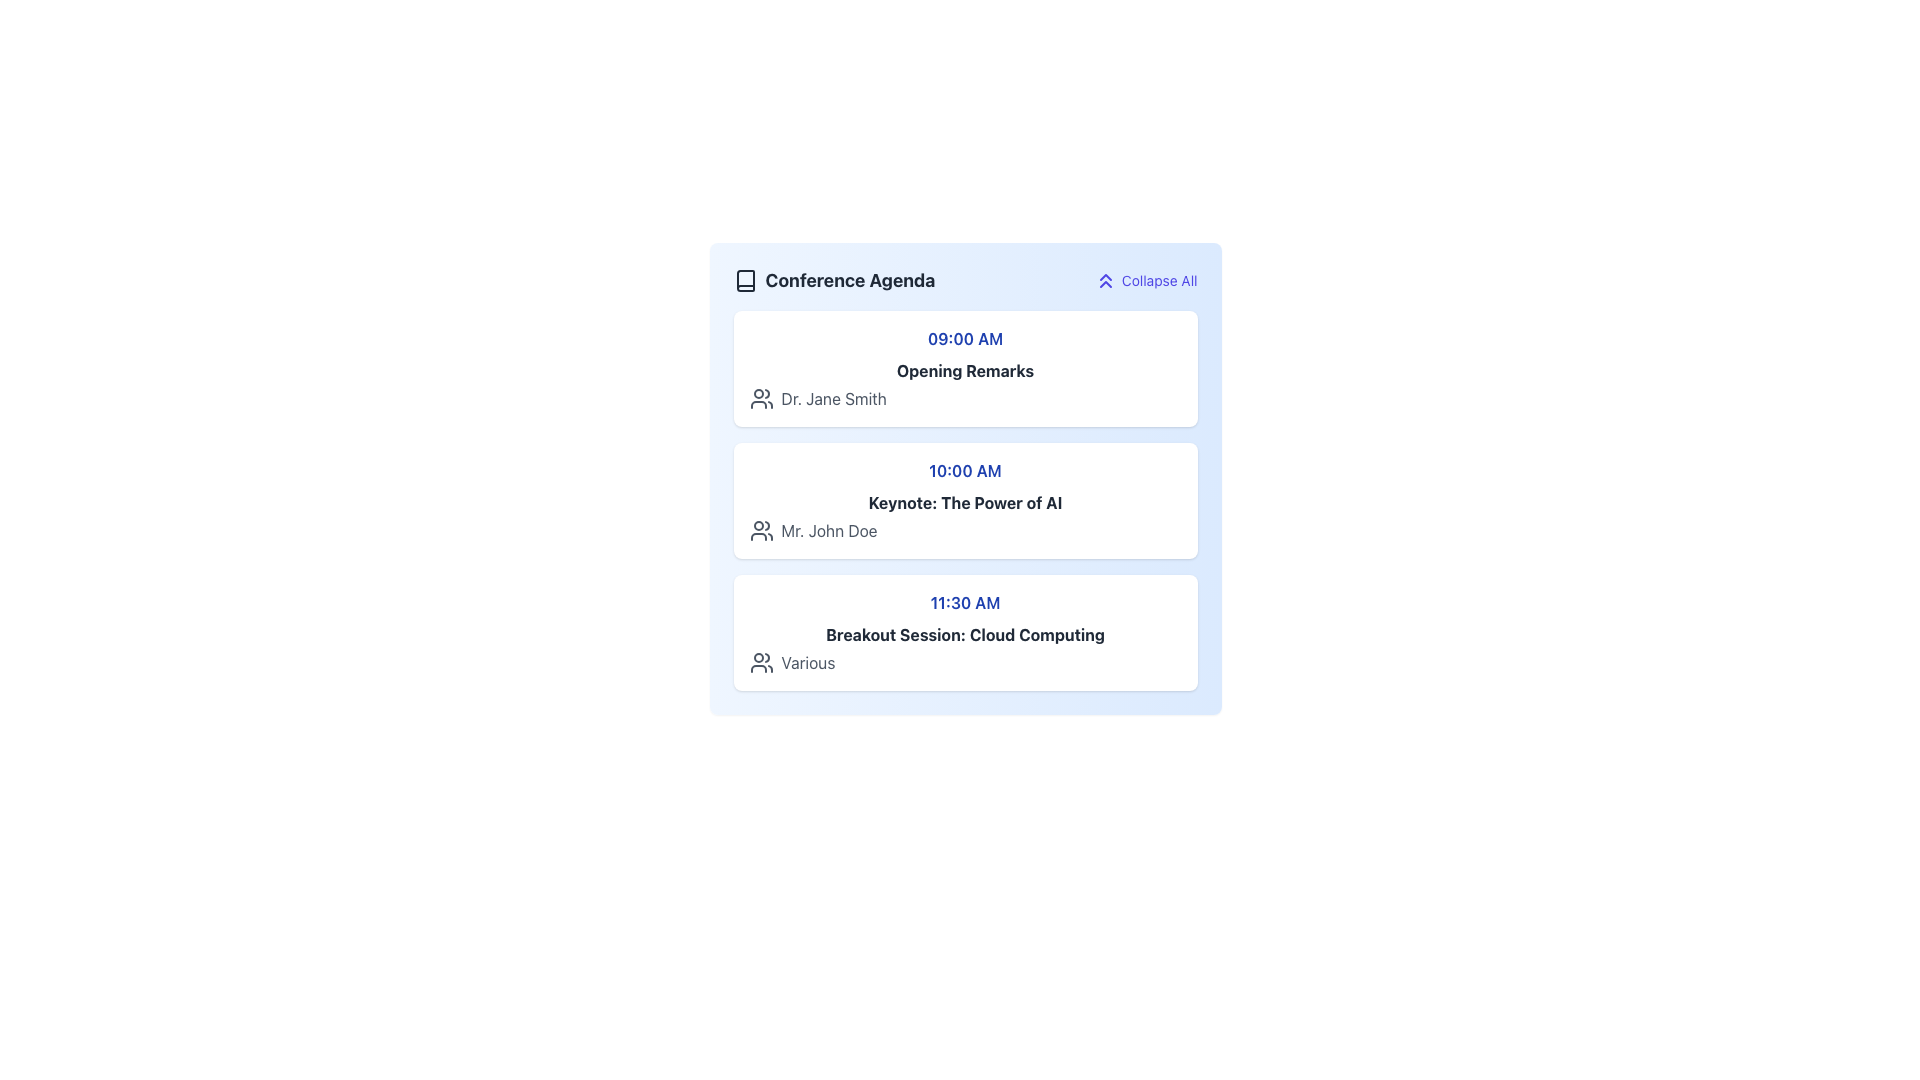 This screenshot has height=1080, width=1920. I want to click on the book icon located to the left of the text 'Conference Agenda' in the header of the displayed content area, so click(744, 281).